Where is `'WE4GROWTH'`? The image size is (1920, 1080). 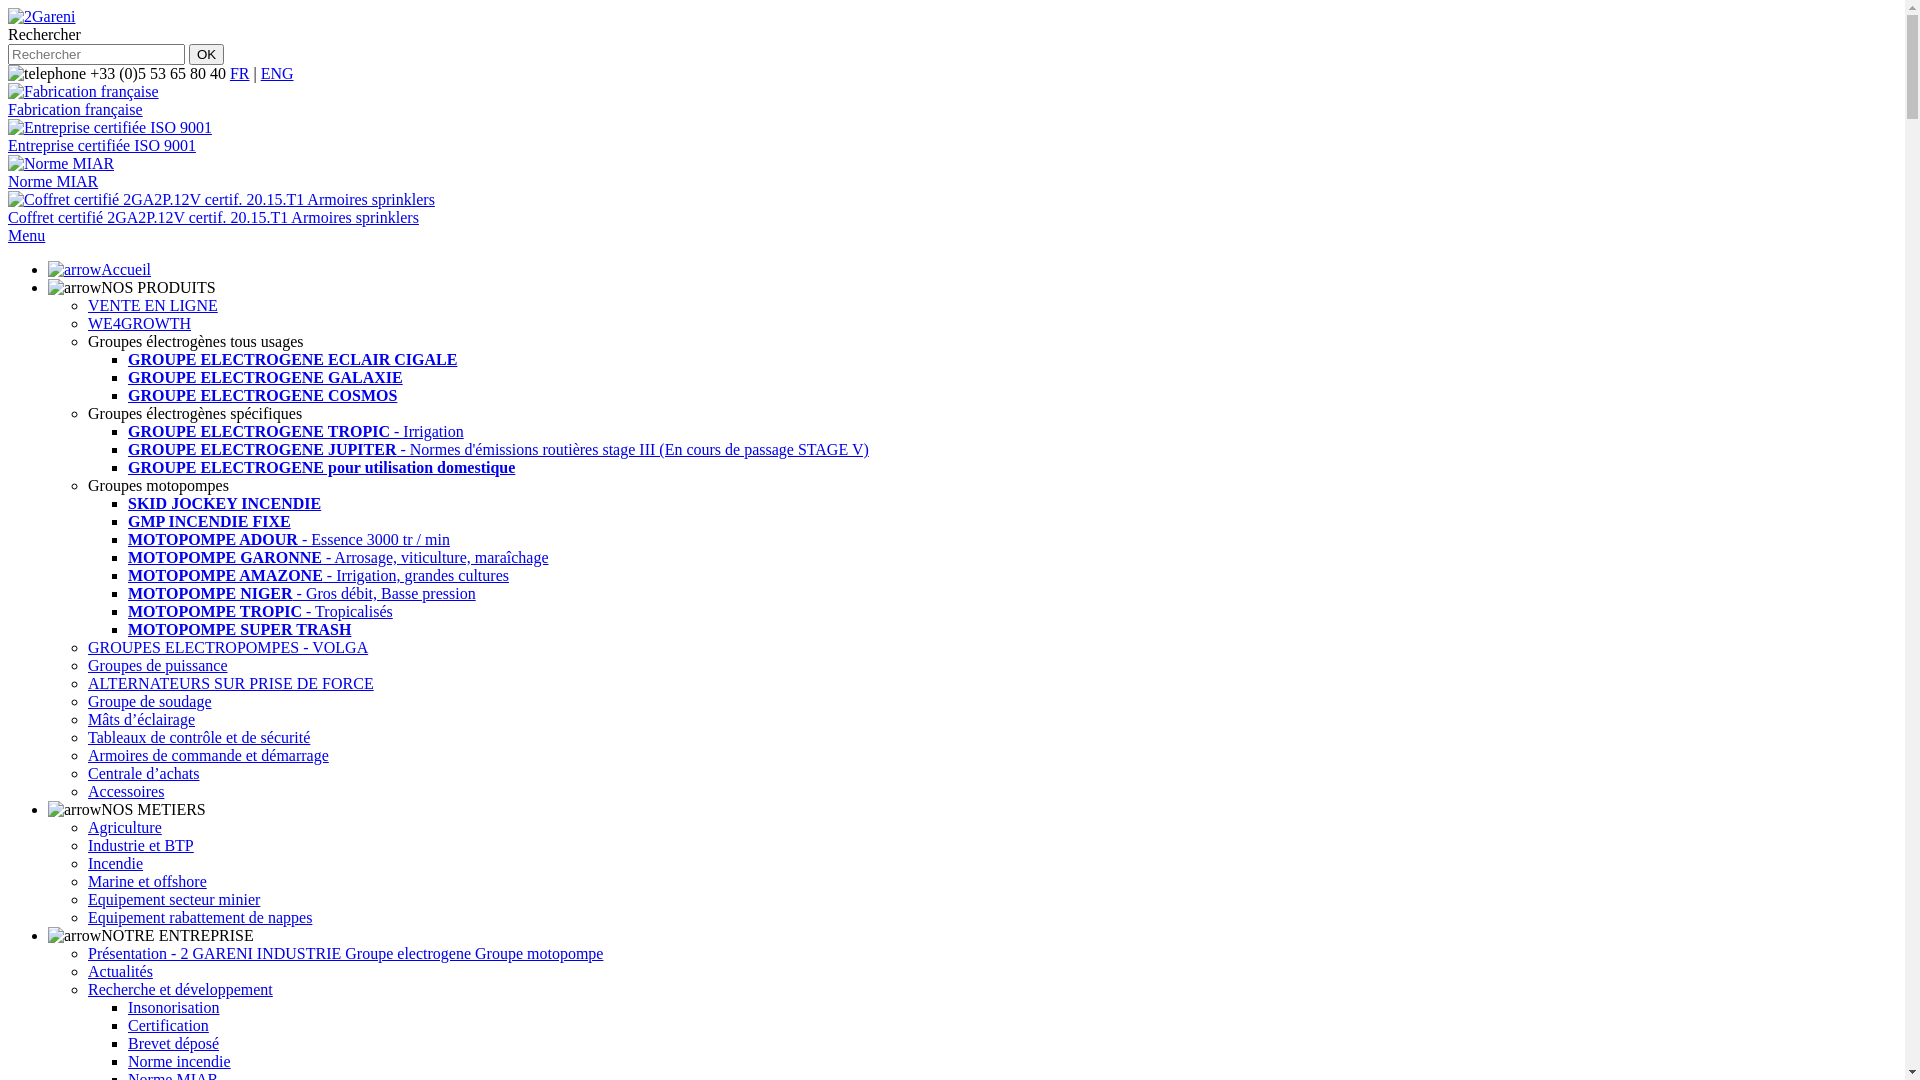
'WE4GROWTH' is located at coordinates (138, 322).